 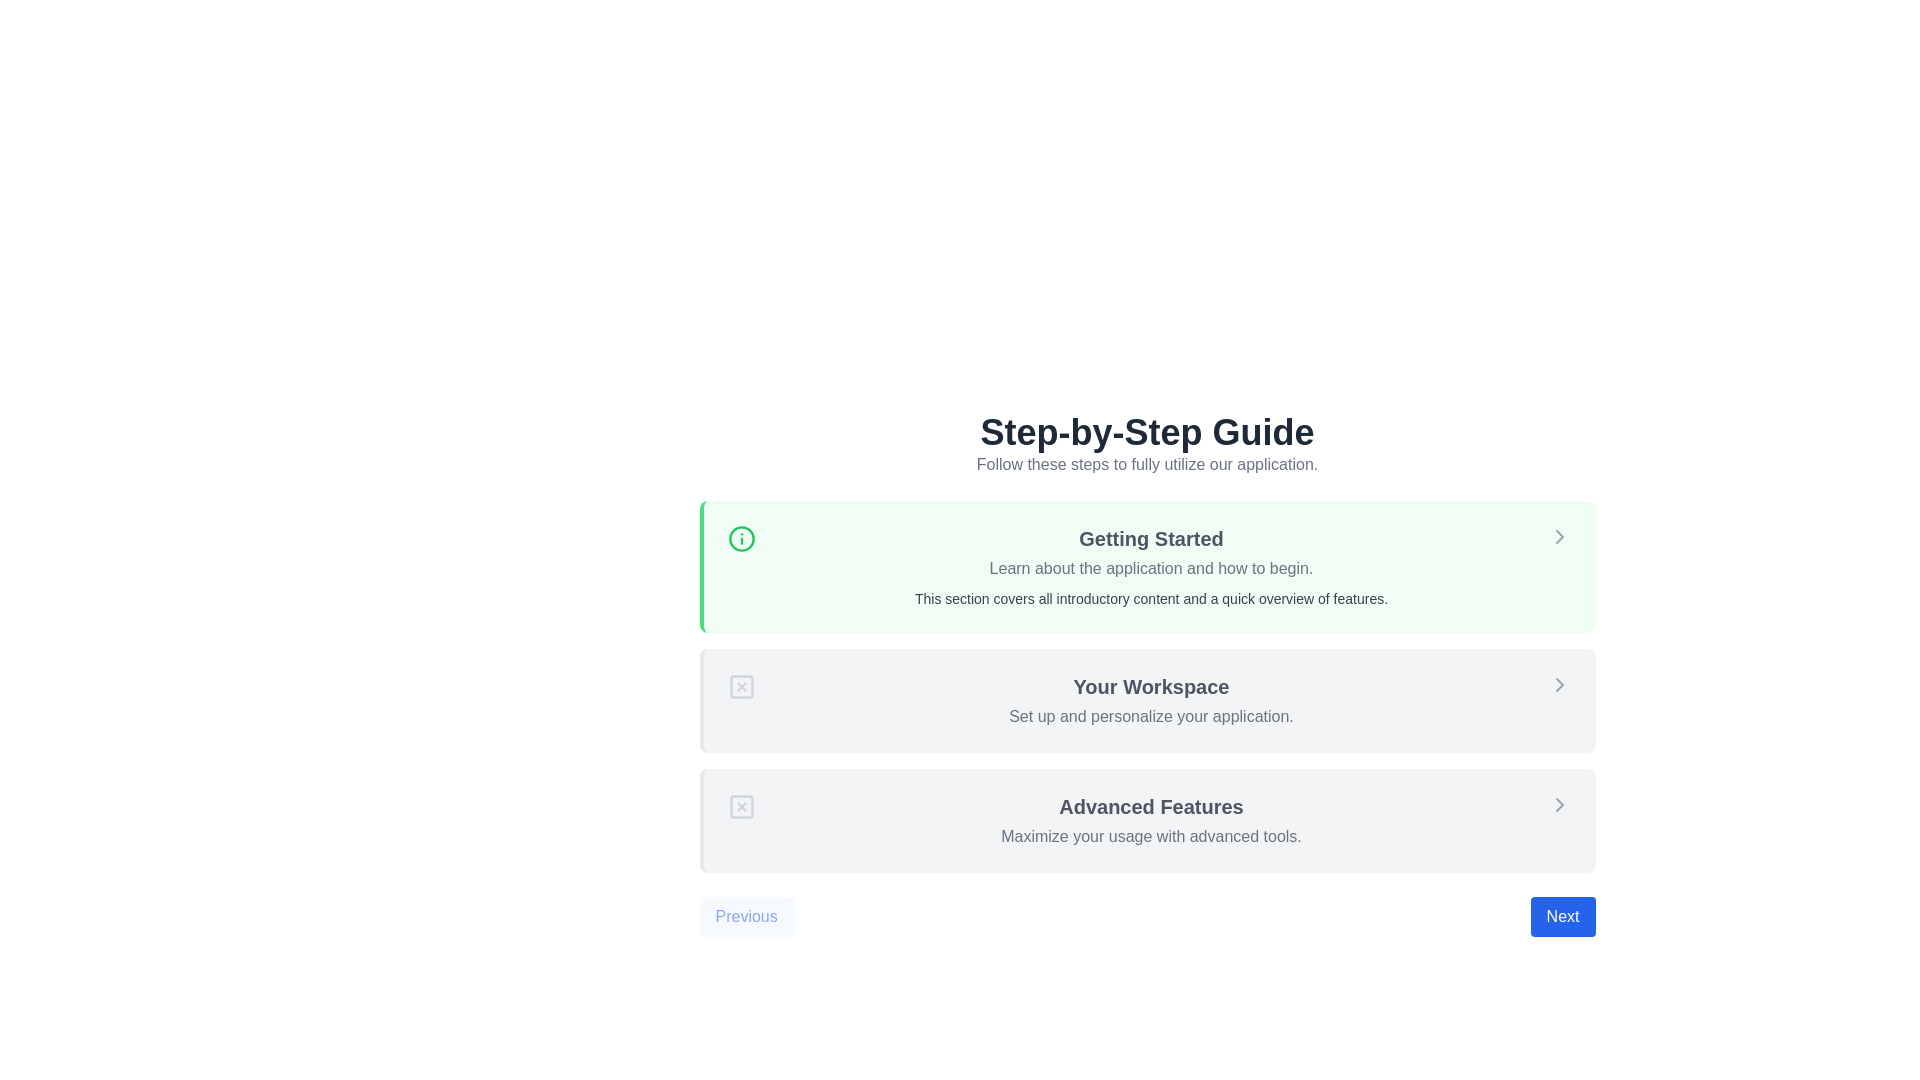 What do you see at coordinates (745, 917) in the screenshot?
I see `the left button that navigates to the previous step in the multi-step process, located near the bottom-center of the interface` at bounding box center [745, 917].